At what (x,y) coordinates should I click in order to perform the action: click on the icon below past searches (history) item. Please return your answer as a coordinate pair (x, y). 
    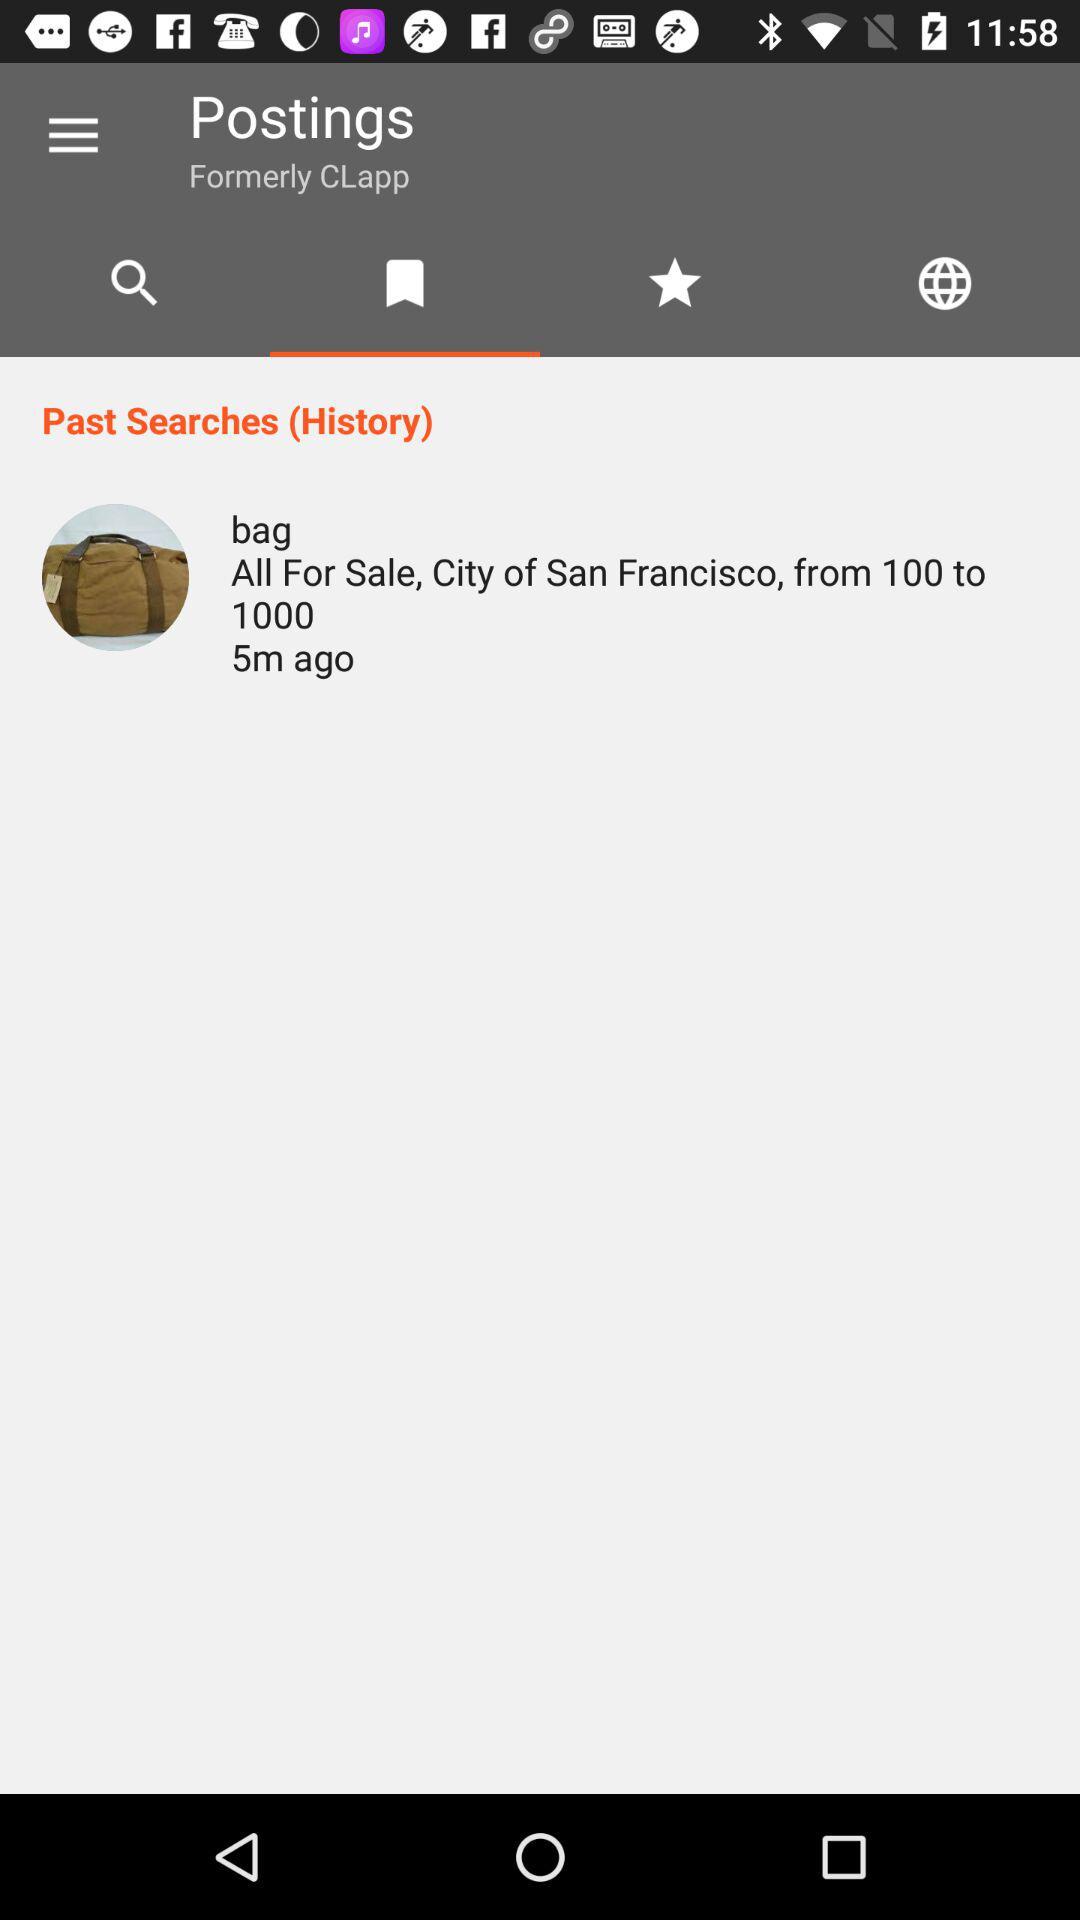
    Looking at the image, I should click on (115, 576).